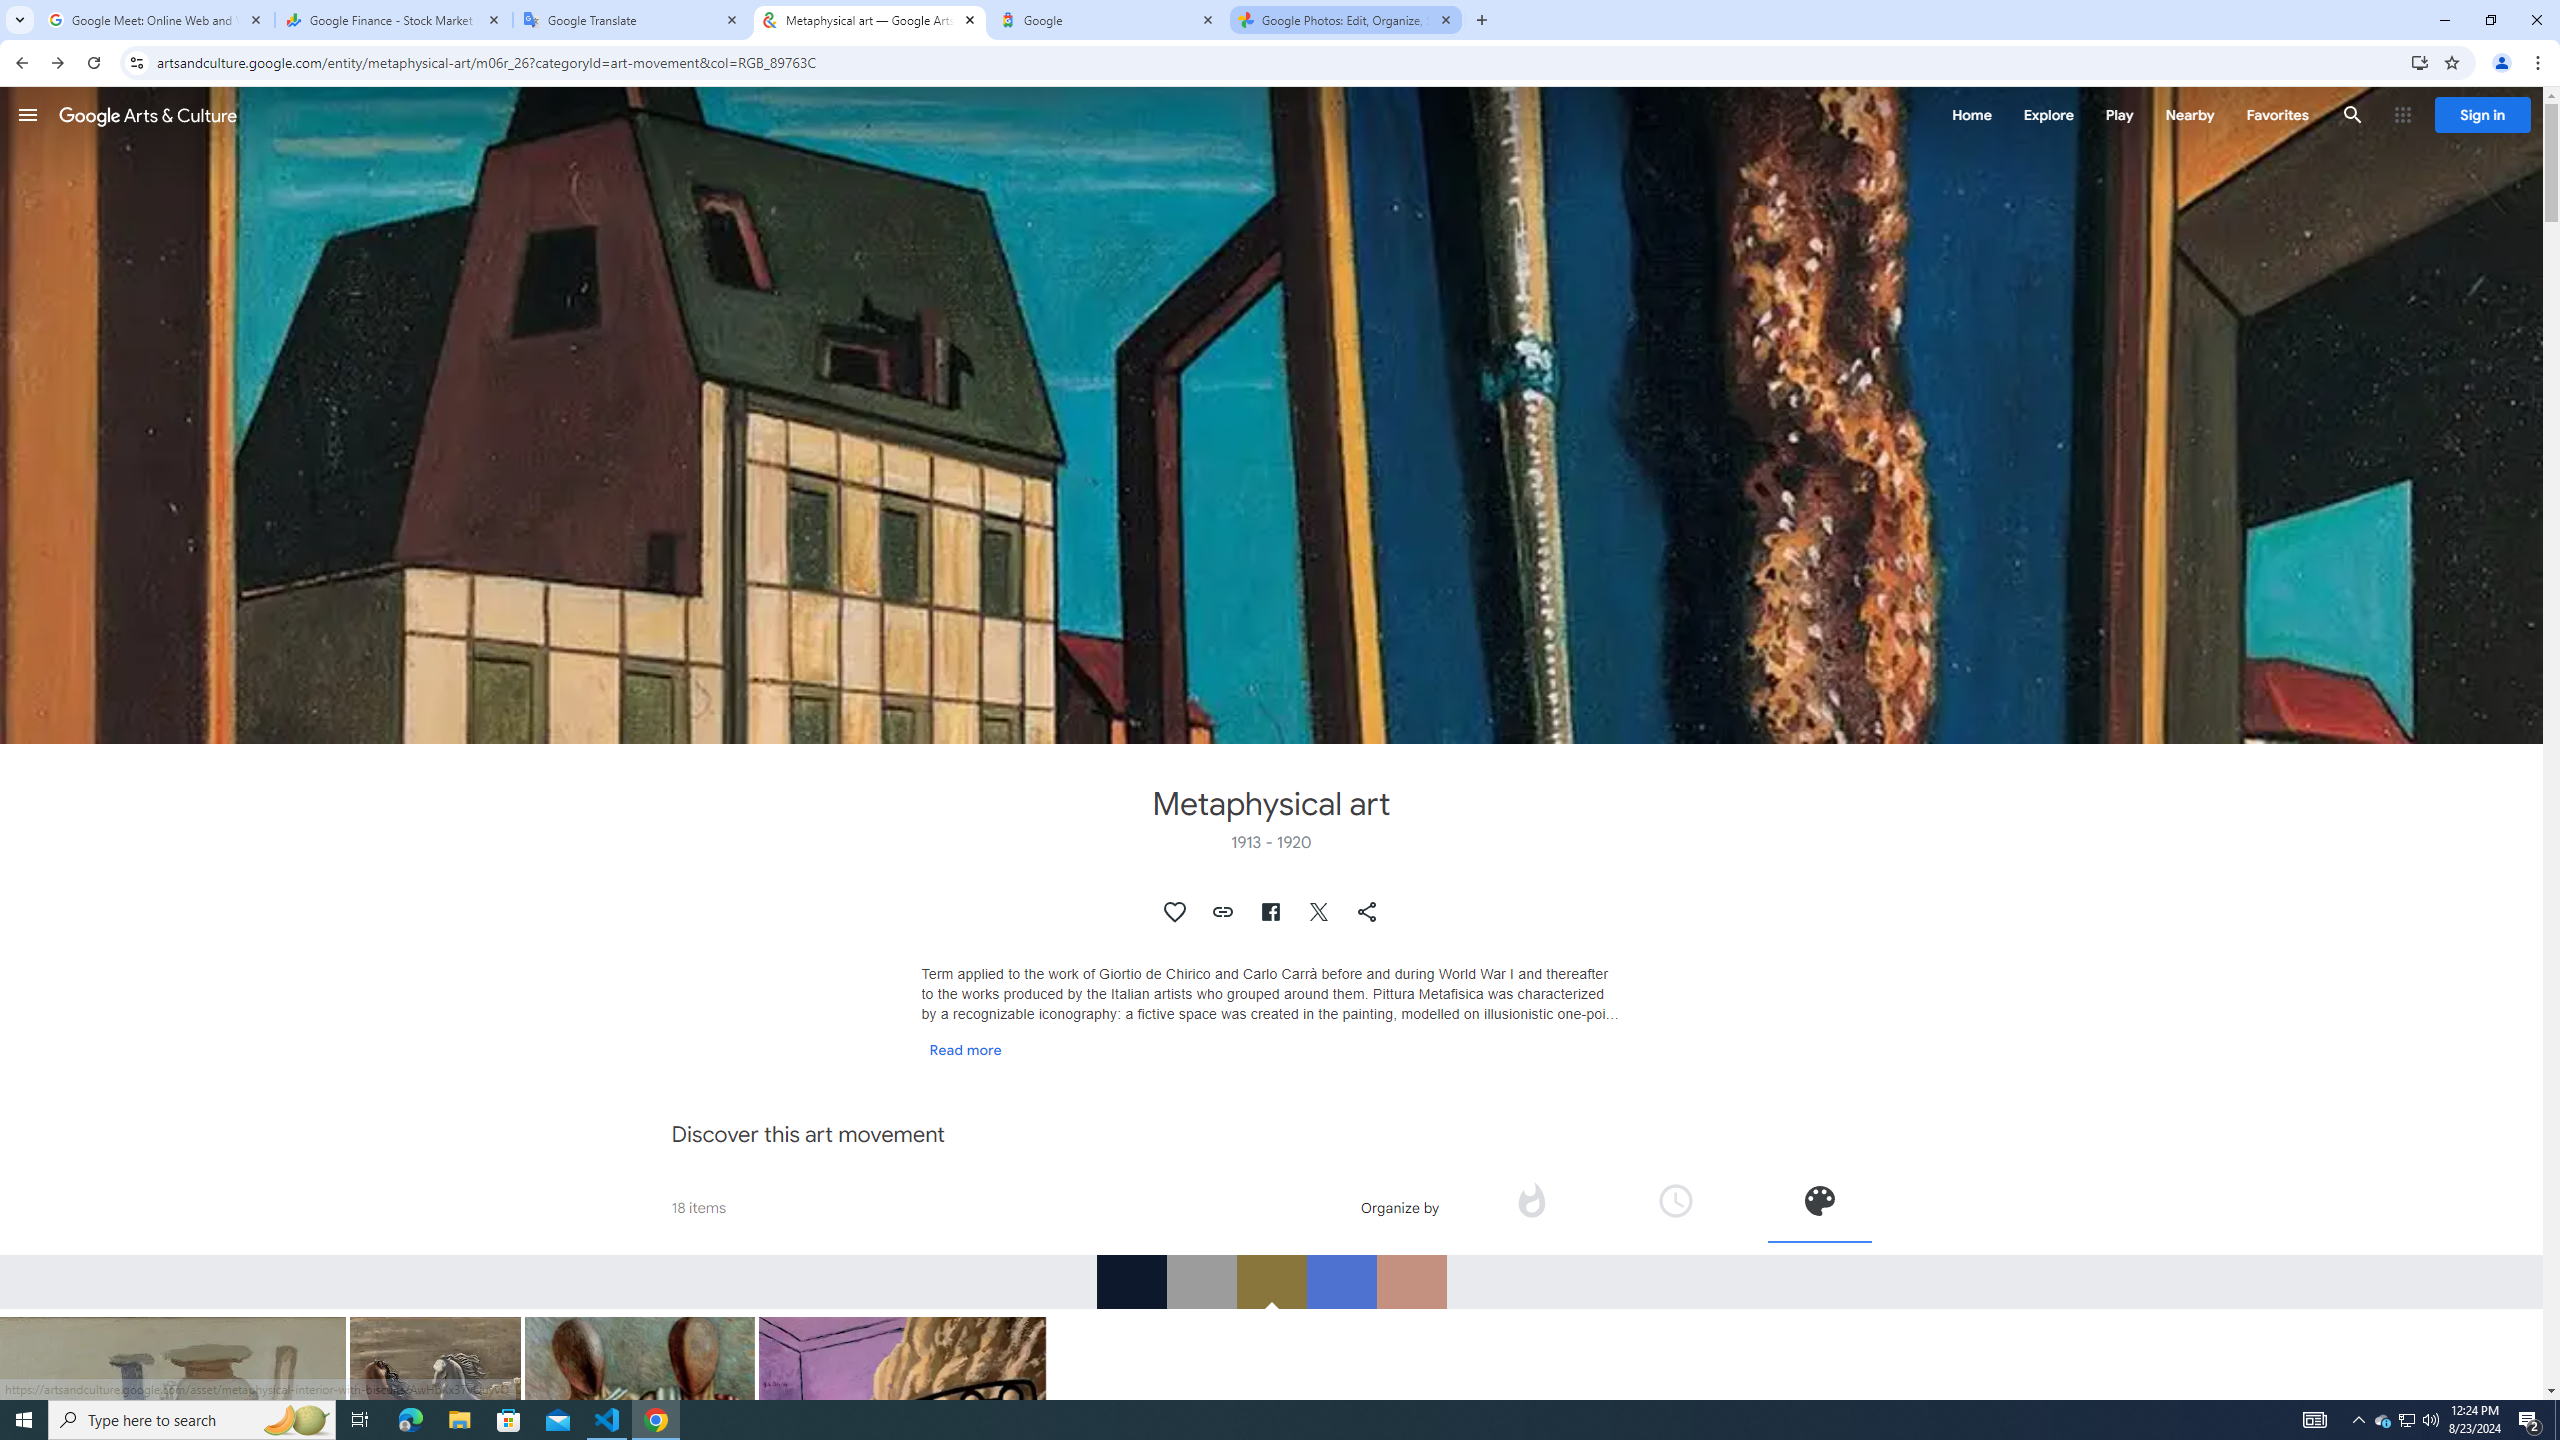  Describe the element at coordinates (631, 19) in the screenshot. I see `'Google Translate'` at that location.